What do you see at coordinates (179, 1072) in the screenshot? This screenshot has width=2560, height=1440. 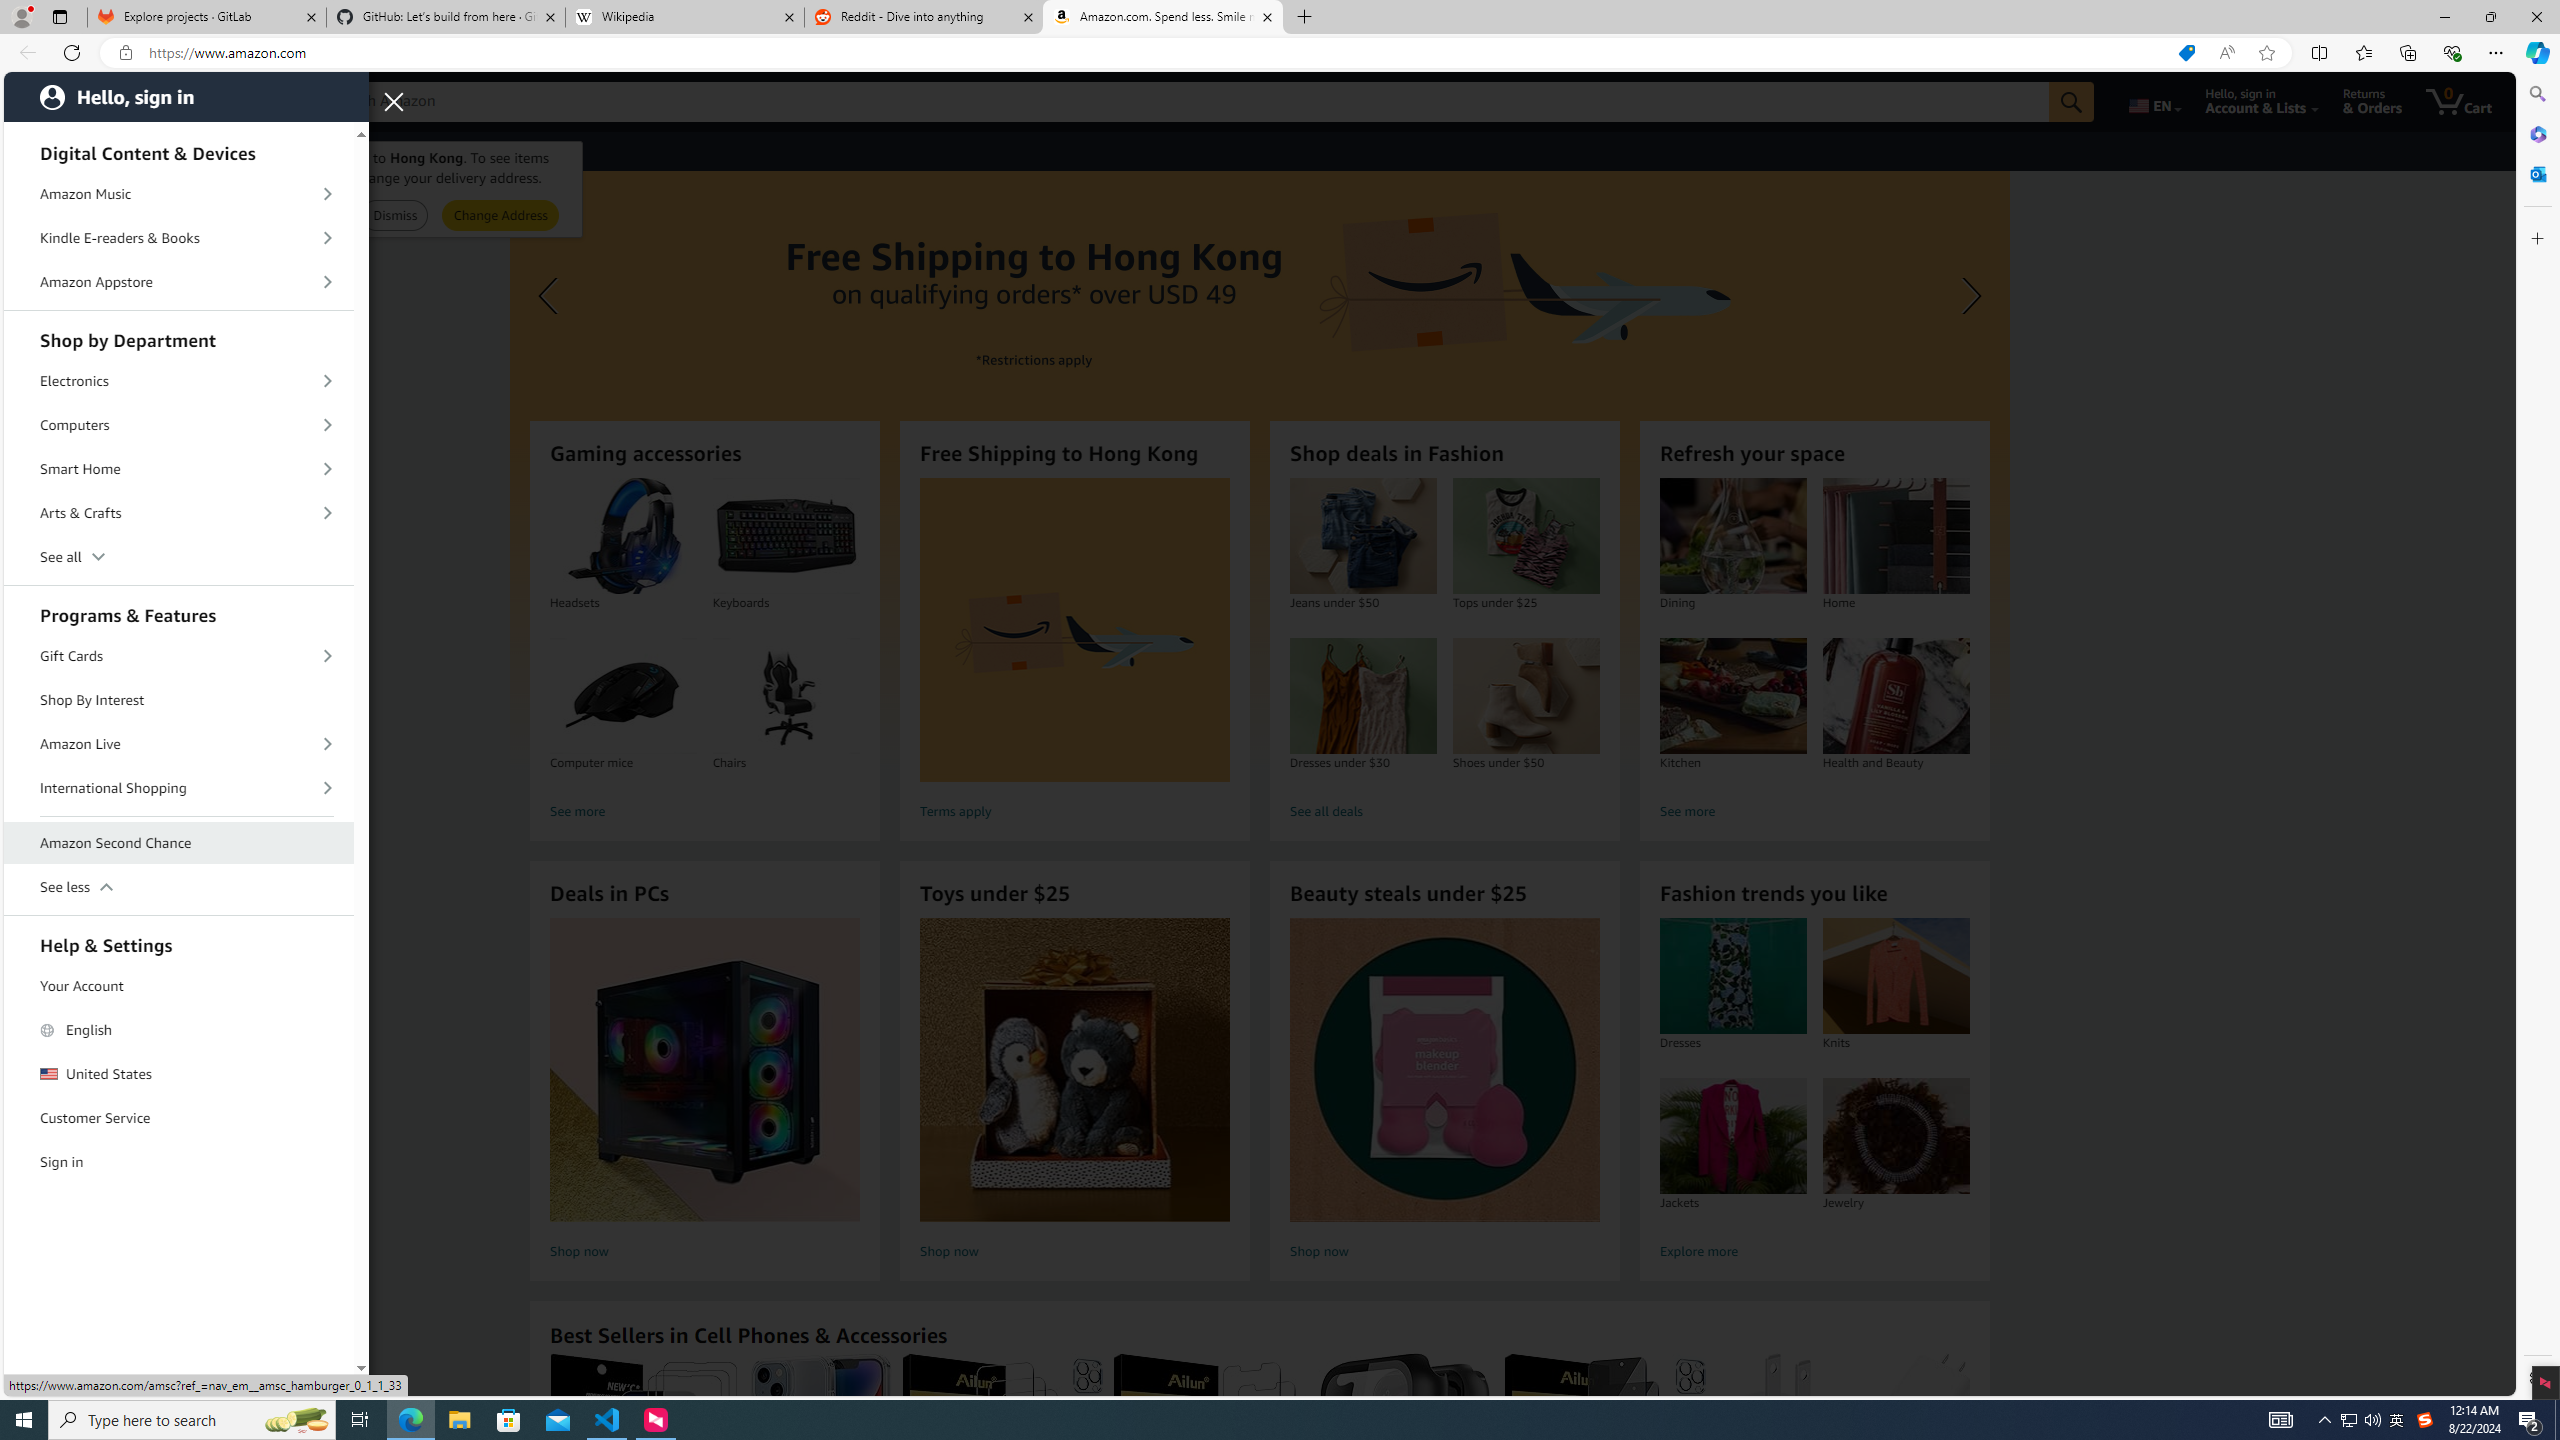 I see `'United States'` at bounding box center [179, 1072].